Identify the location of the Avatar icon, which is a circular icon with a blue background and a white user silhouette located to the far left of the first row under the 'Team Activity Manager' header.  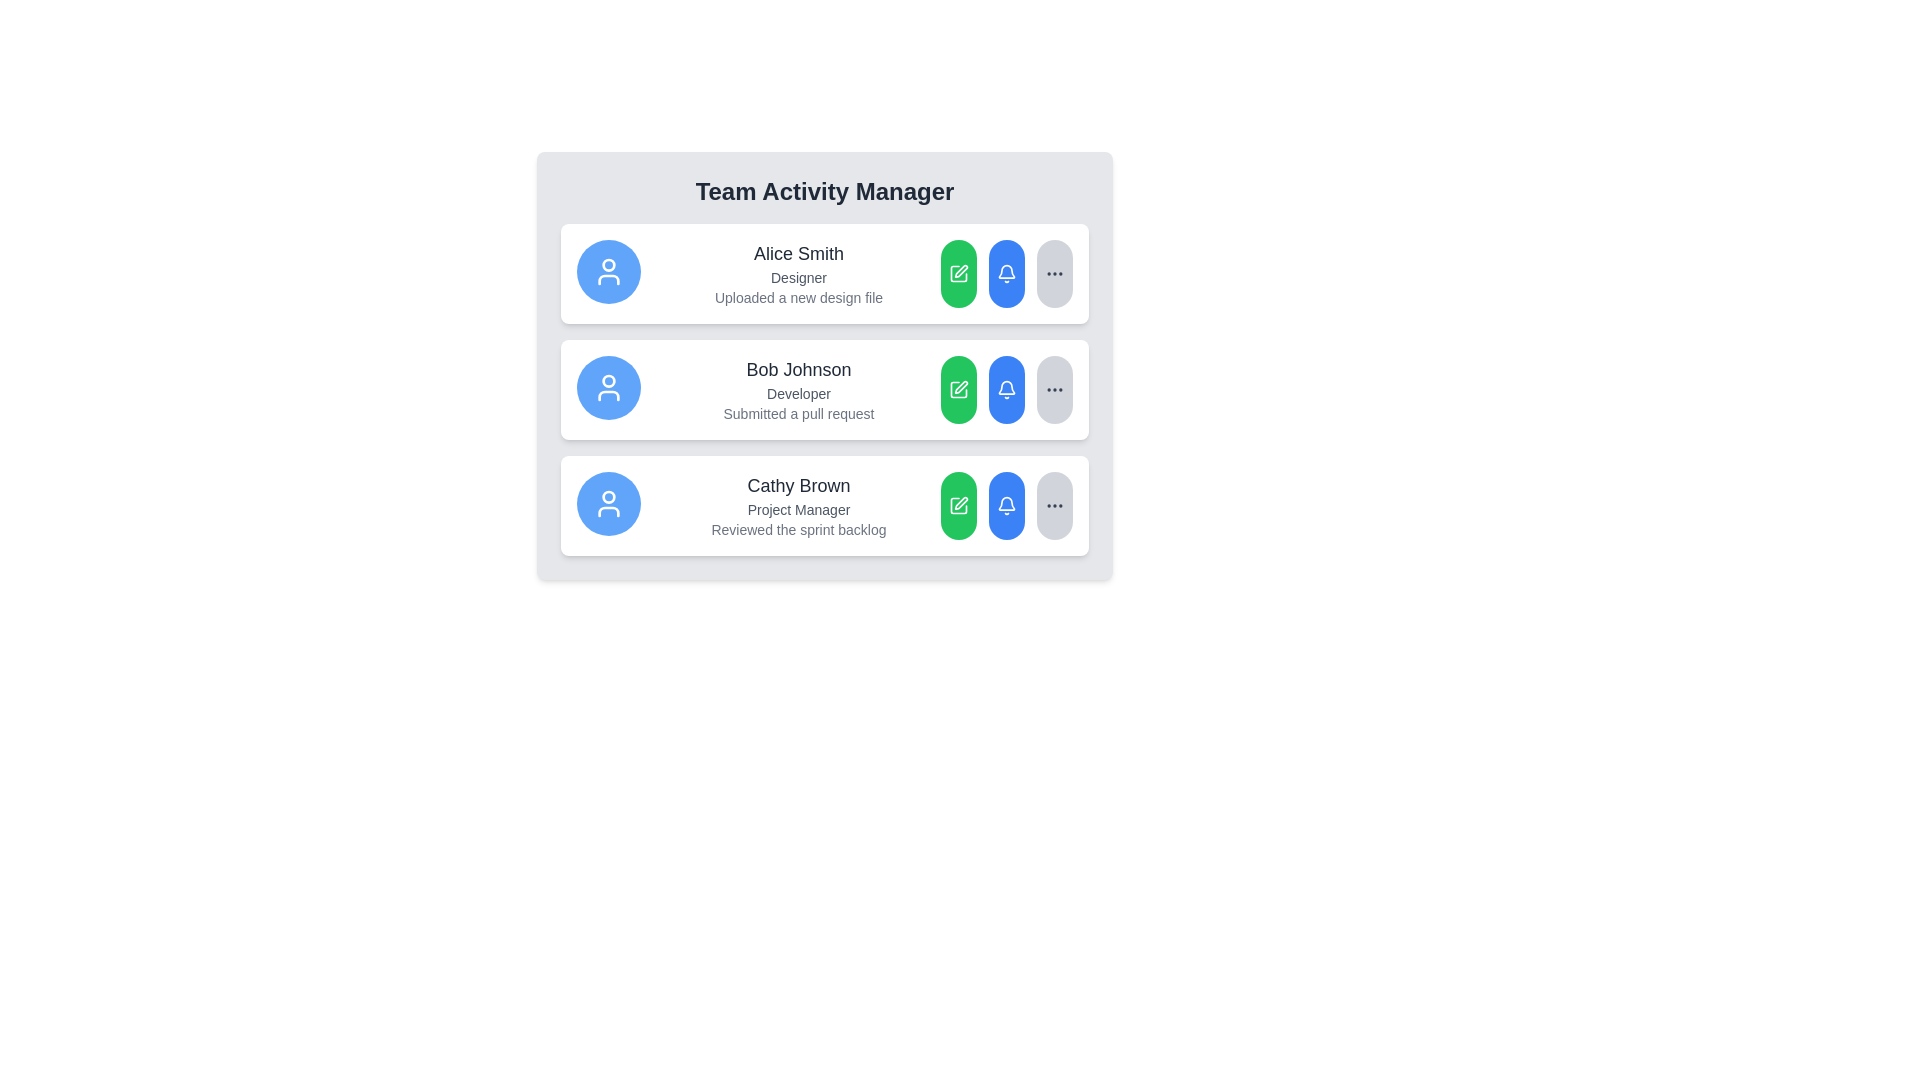
(608, 272).